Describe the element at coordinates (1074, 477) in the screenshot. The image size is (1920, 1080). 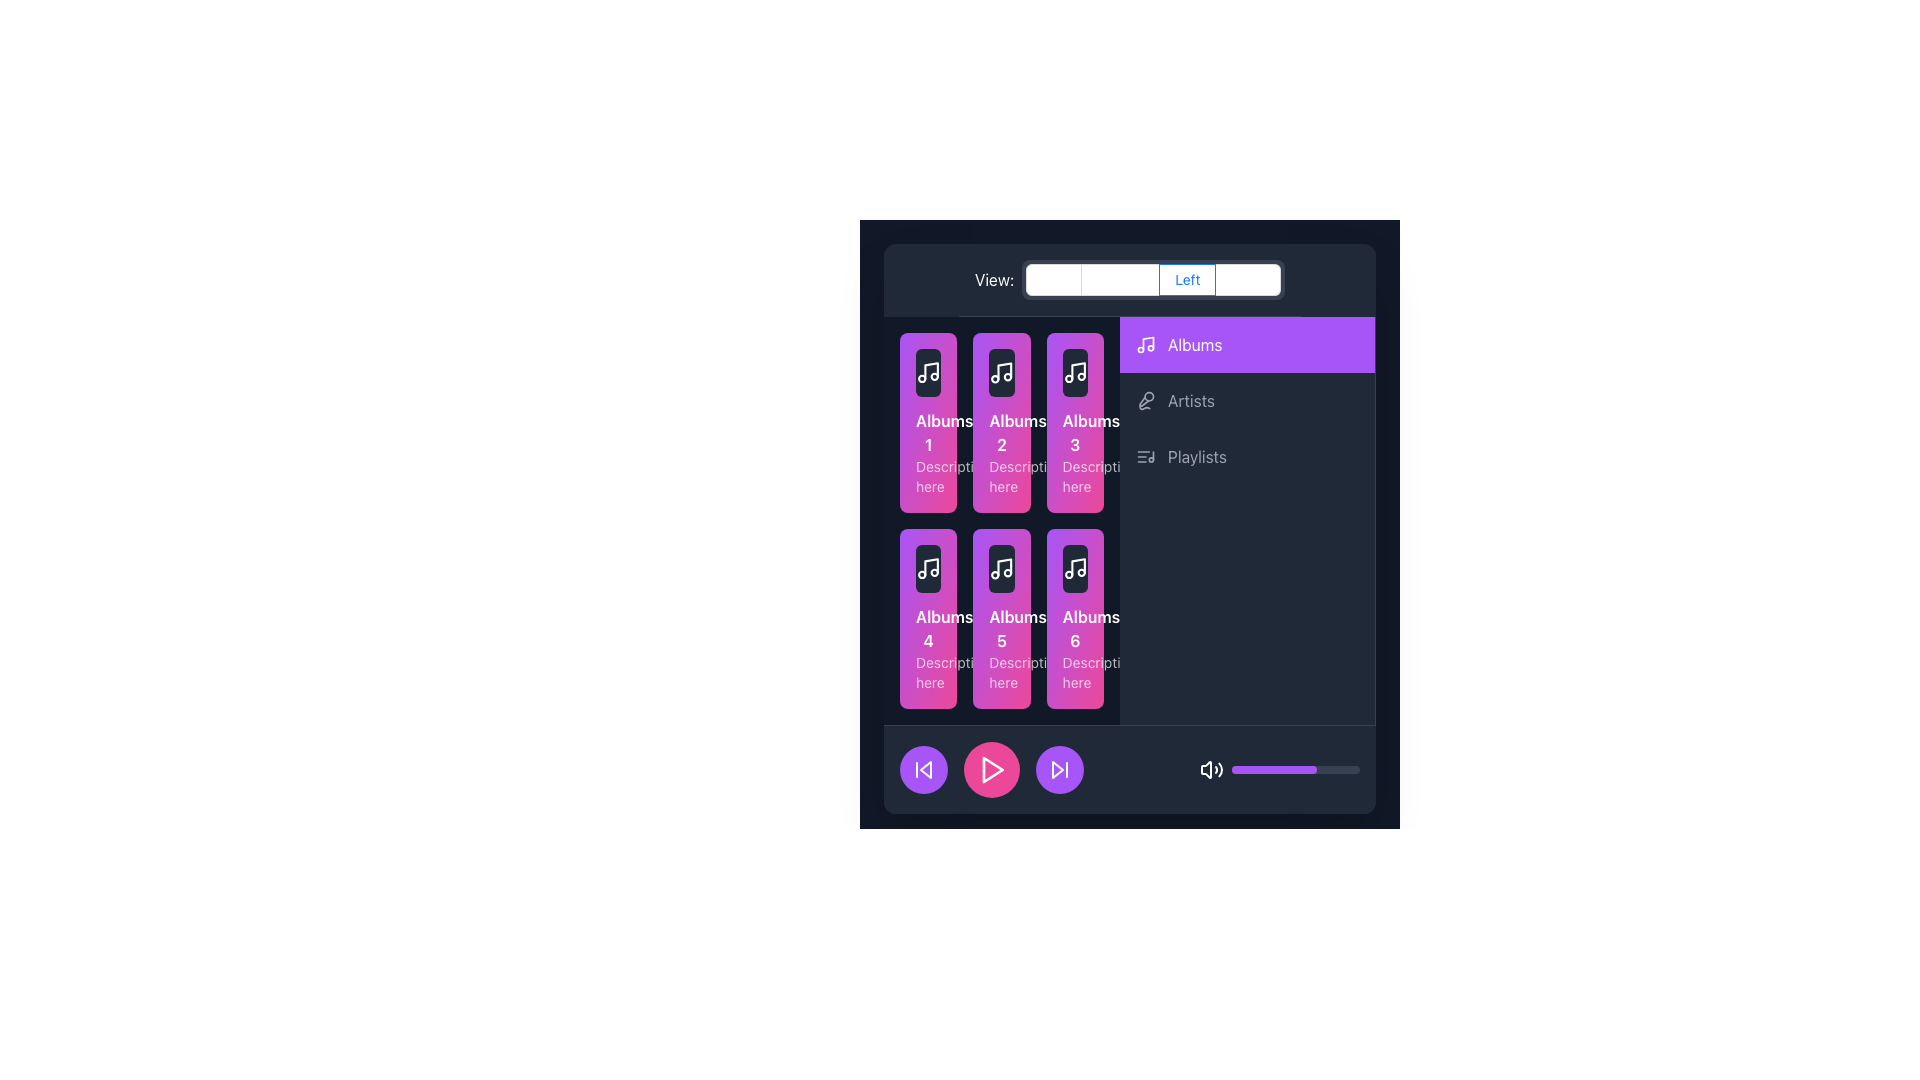
I see `the text label reading 'Description here' located directly below 'Albums 3' in the third album card of the grid layout` at that location.